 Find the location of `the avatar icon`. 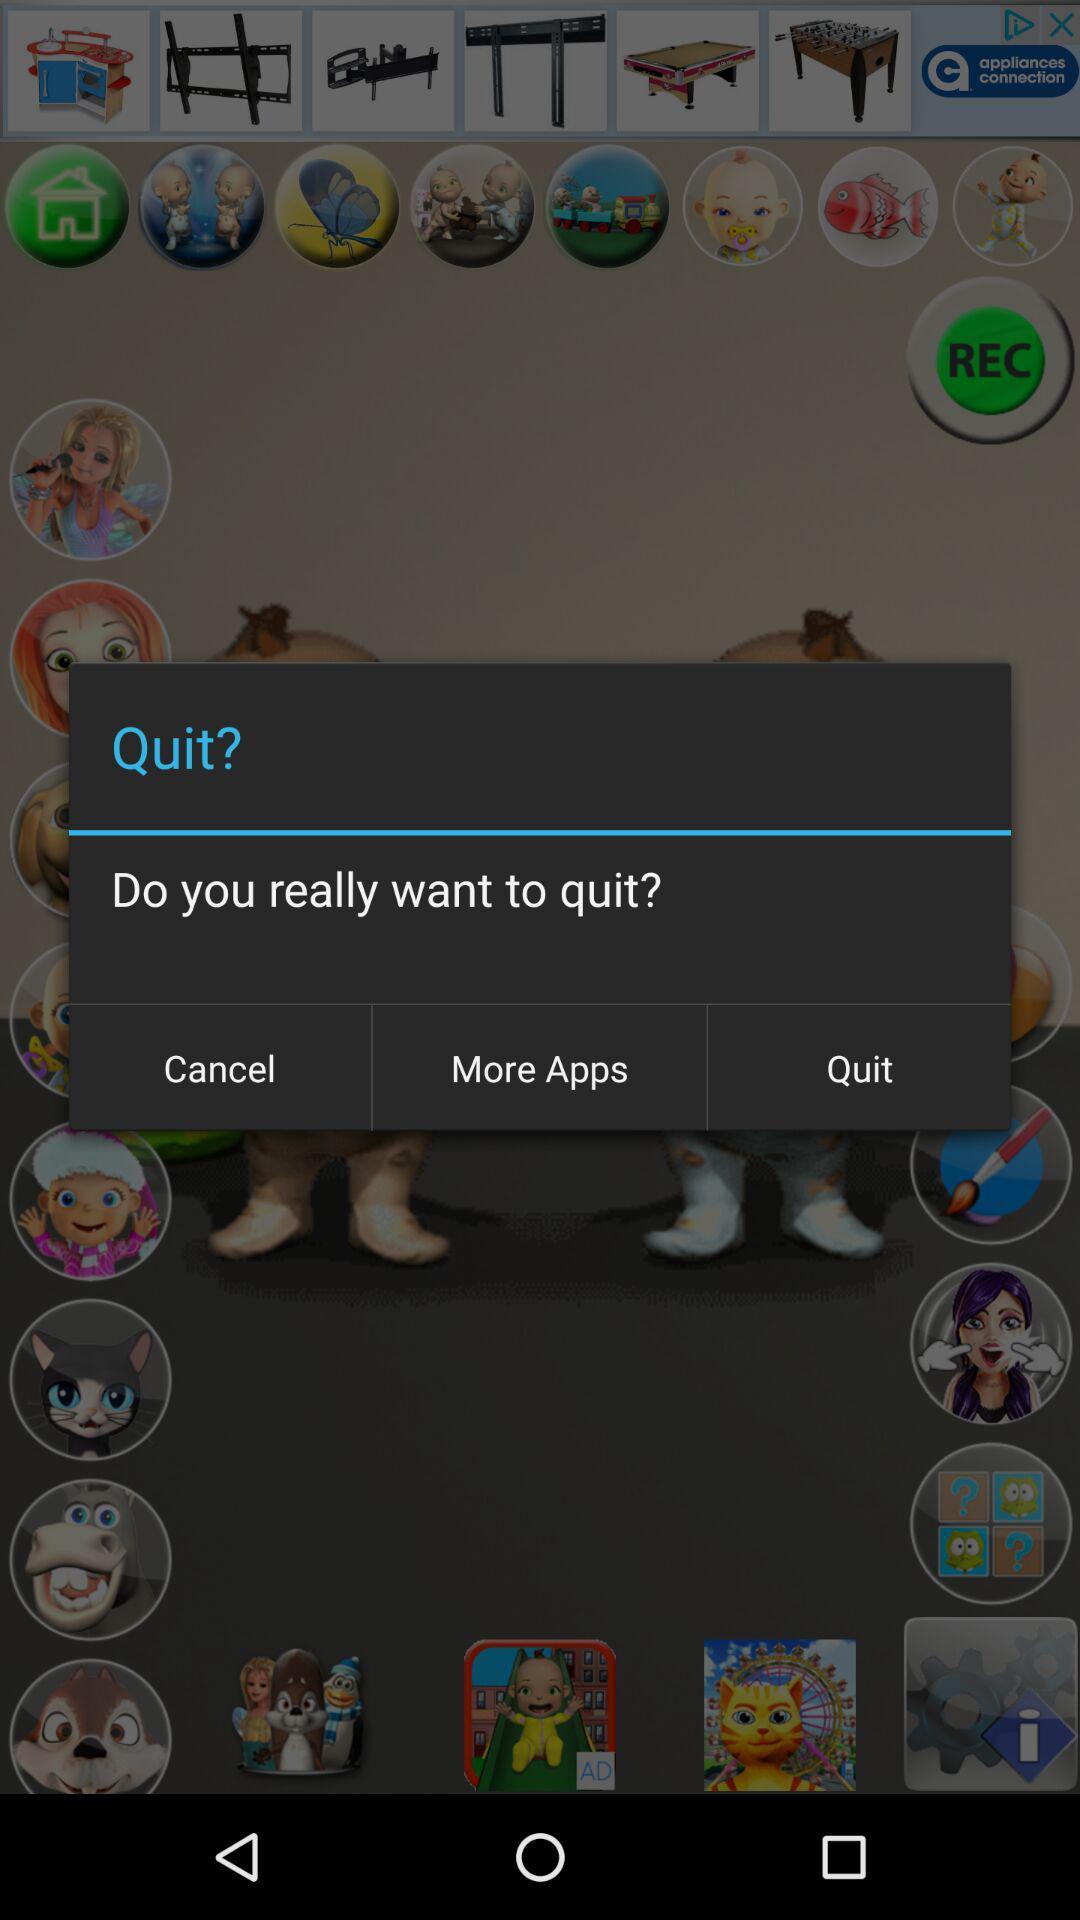

the avatar icon is located at coordinates (88, 1284).